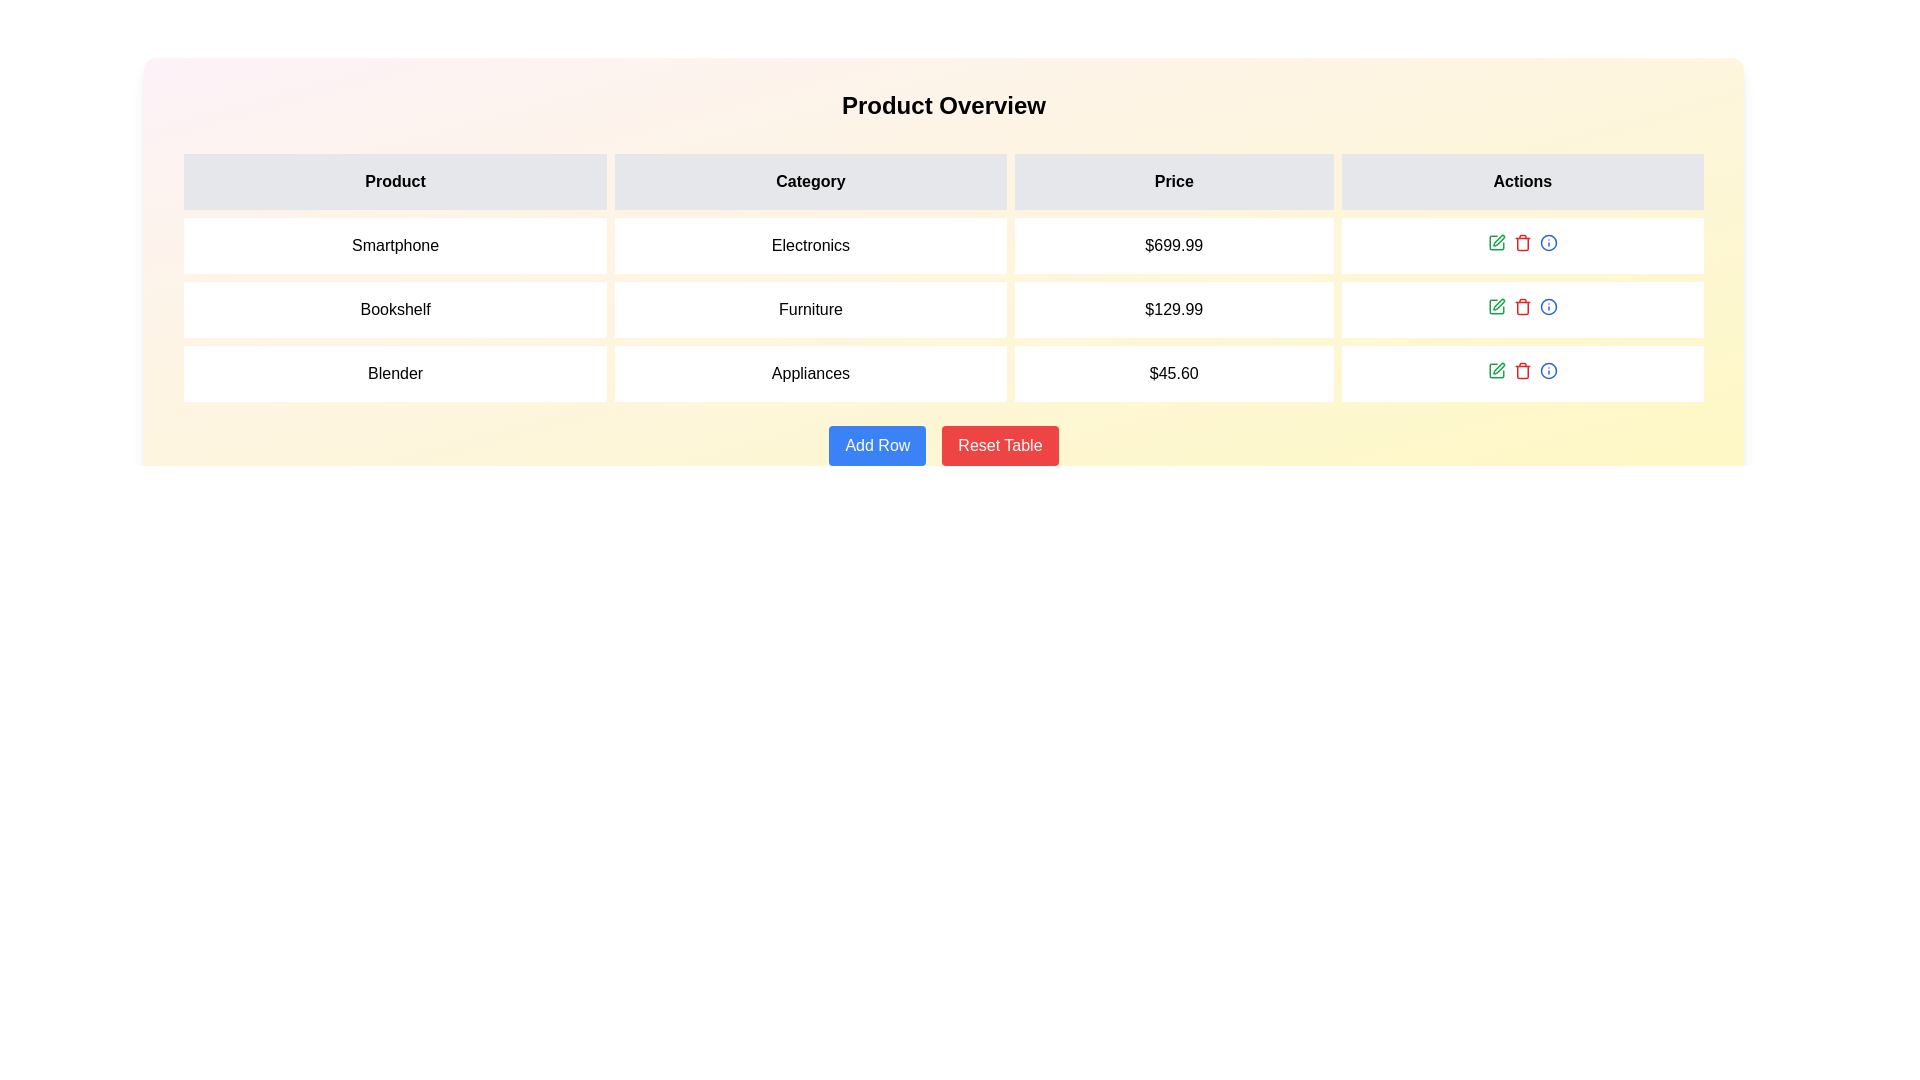  What do you see at coordinates (811, 374) in the screenshot?
I see `the text label displaying 'Appliances' located in the third row under the 'Category' column of a tabular layout` at bounding box center [811, 374].